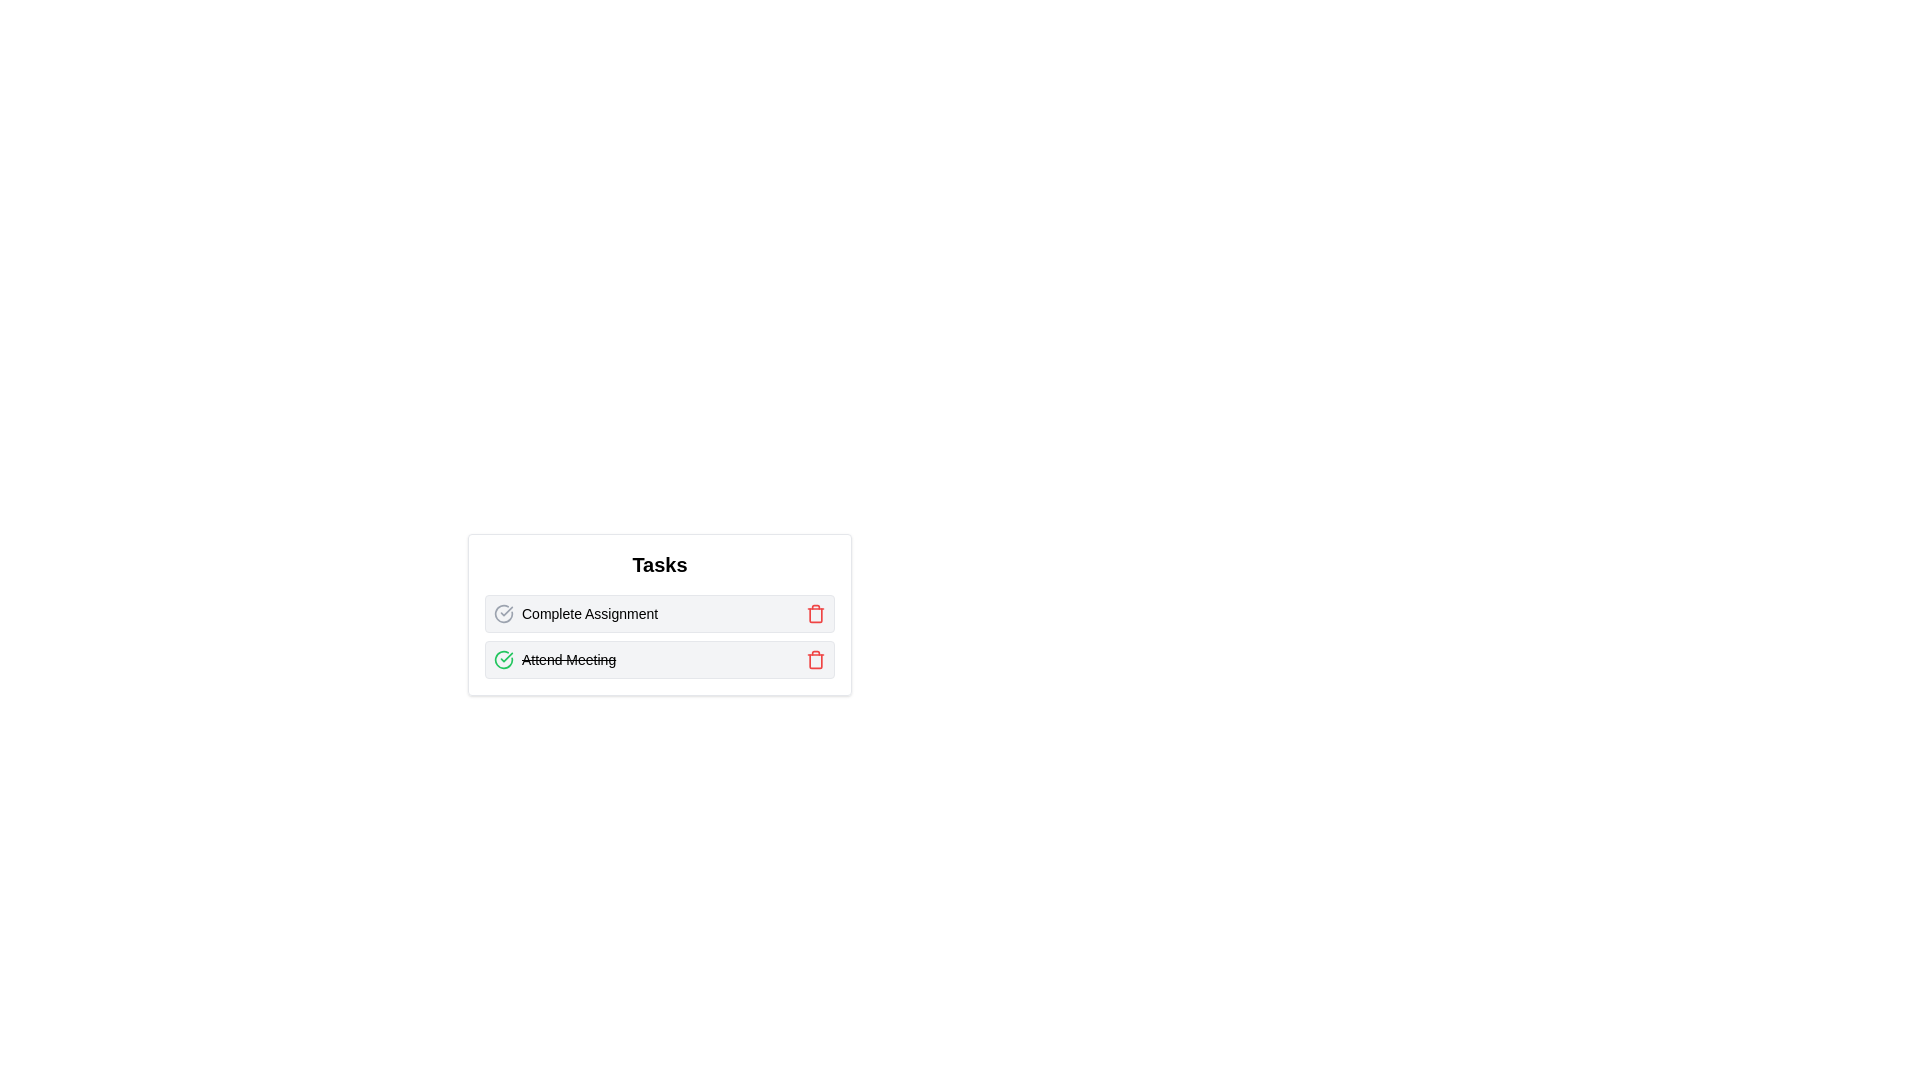 The height and width of the screenshot is (1080, 1920). What do you see at coordinates (555, 659) in the screenshot?
I see `the completed task entry labeled 'Attend Meeting' in the vertical task list that shows a strikethrough, located between 'Complete Assignment' and the red trash icon` at bounding box center [555, 659].